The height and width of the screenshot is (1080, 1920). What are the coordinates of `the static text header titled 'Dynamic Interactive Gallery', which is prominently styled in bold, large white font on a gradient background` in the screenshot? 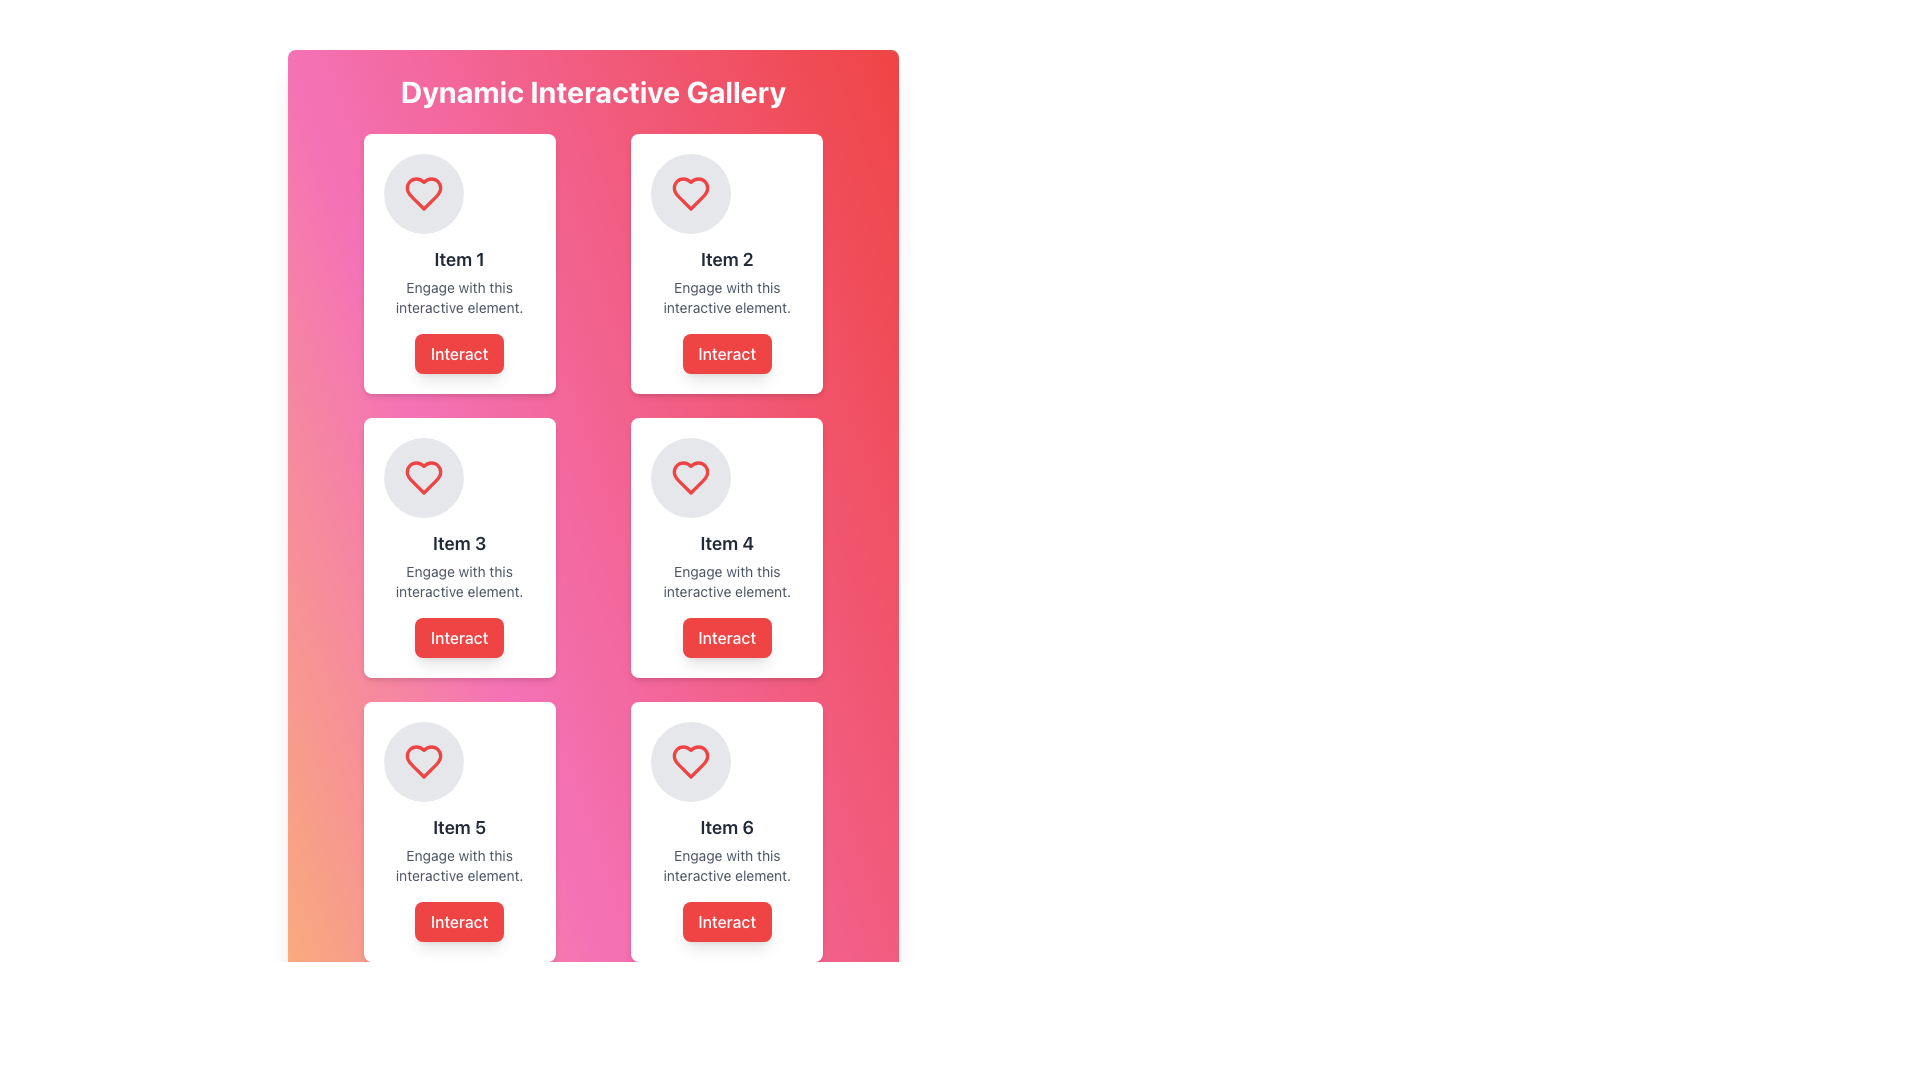 It's located at (592, 92).